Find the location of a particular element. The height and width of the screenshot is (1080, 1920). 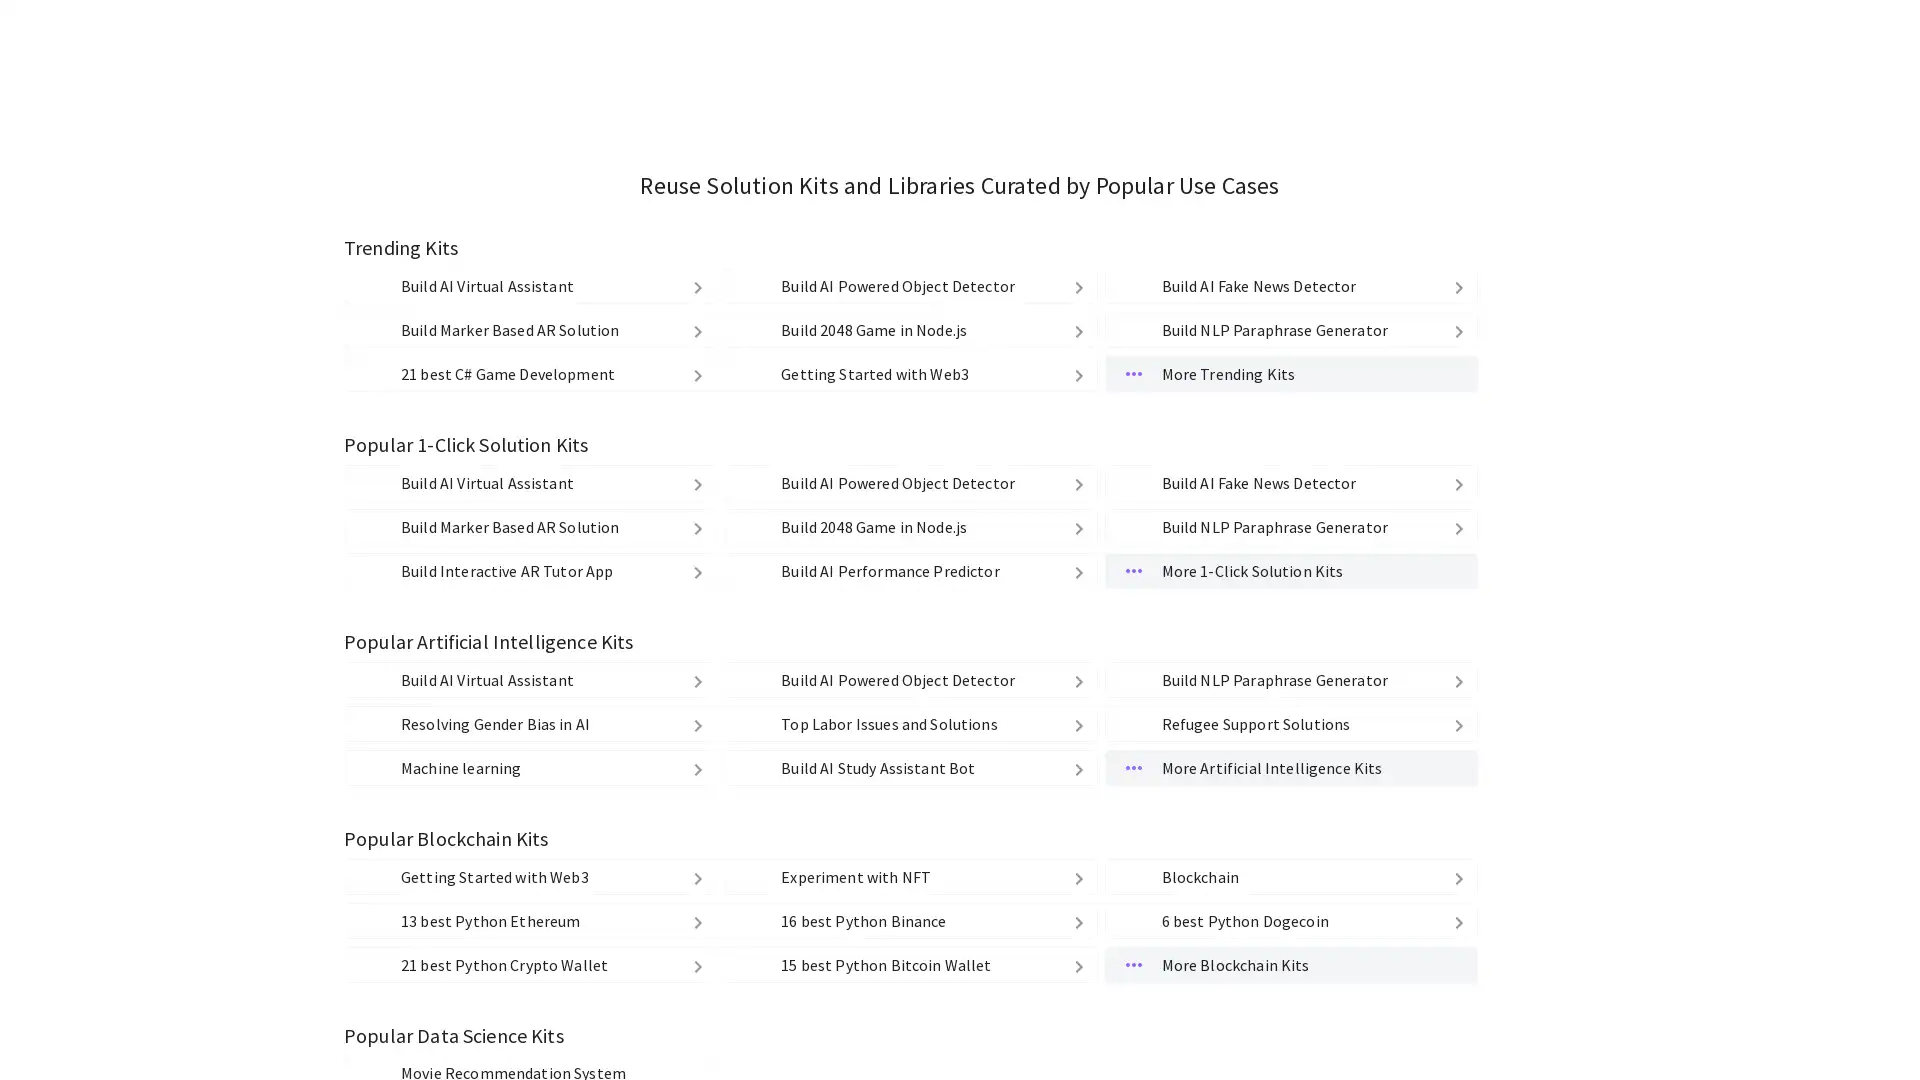

delete is located at coordinates (1050, 789).